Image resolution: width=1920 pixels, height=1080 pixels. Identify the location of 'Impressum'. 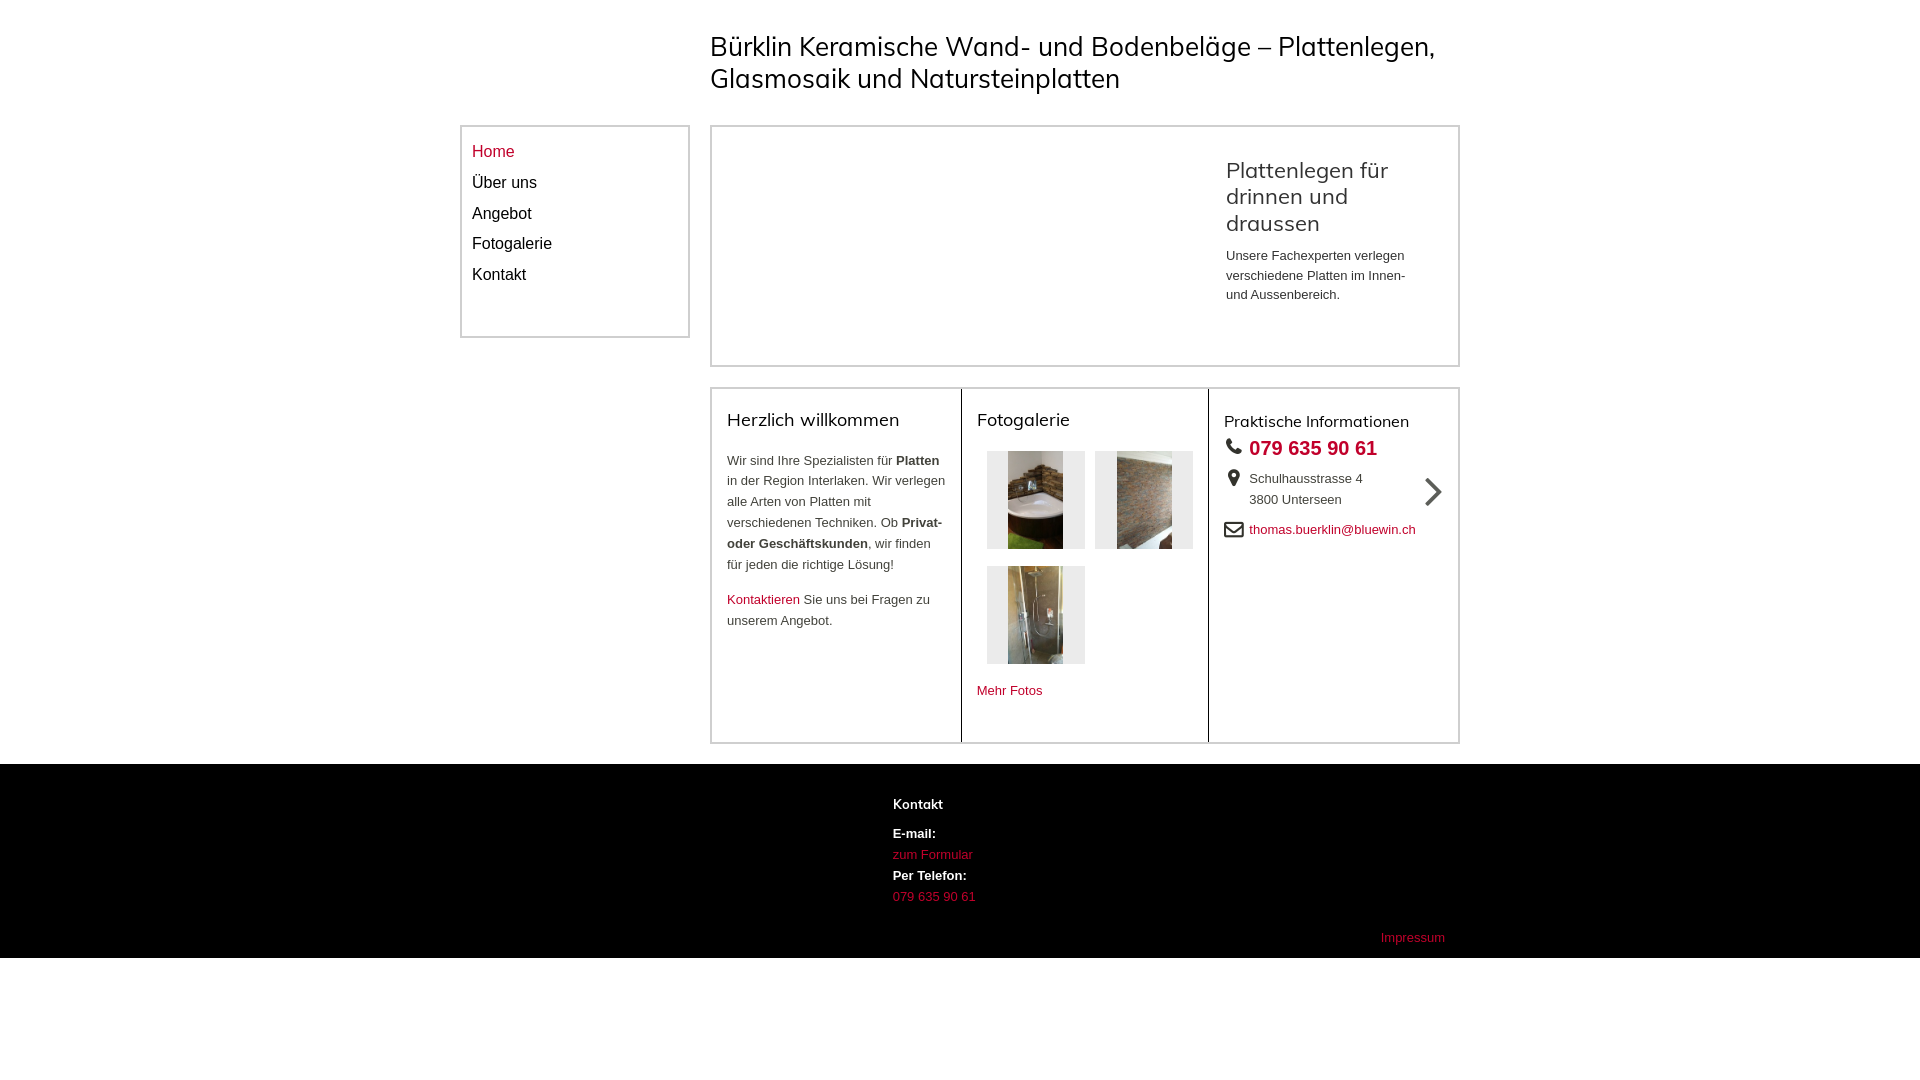
(1411, 937).